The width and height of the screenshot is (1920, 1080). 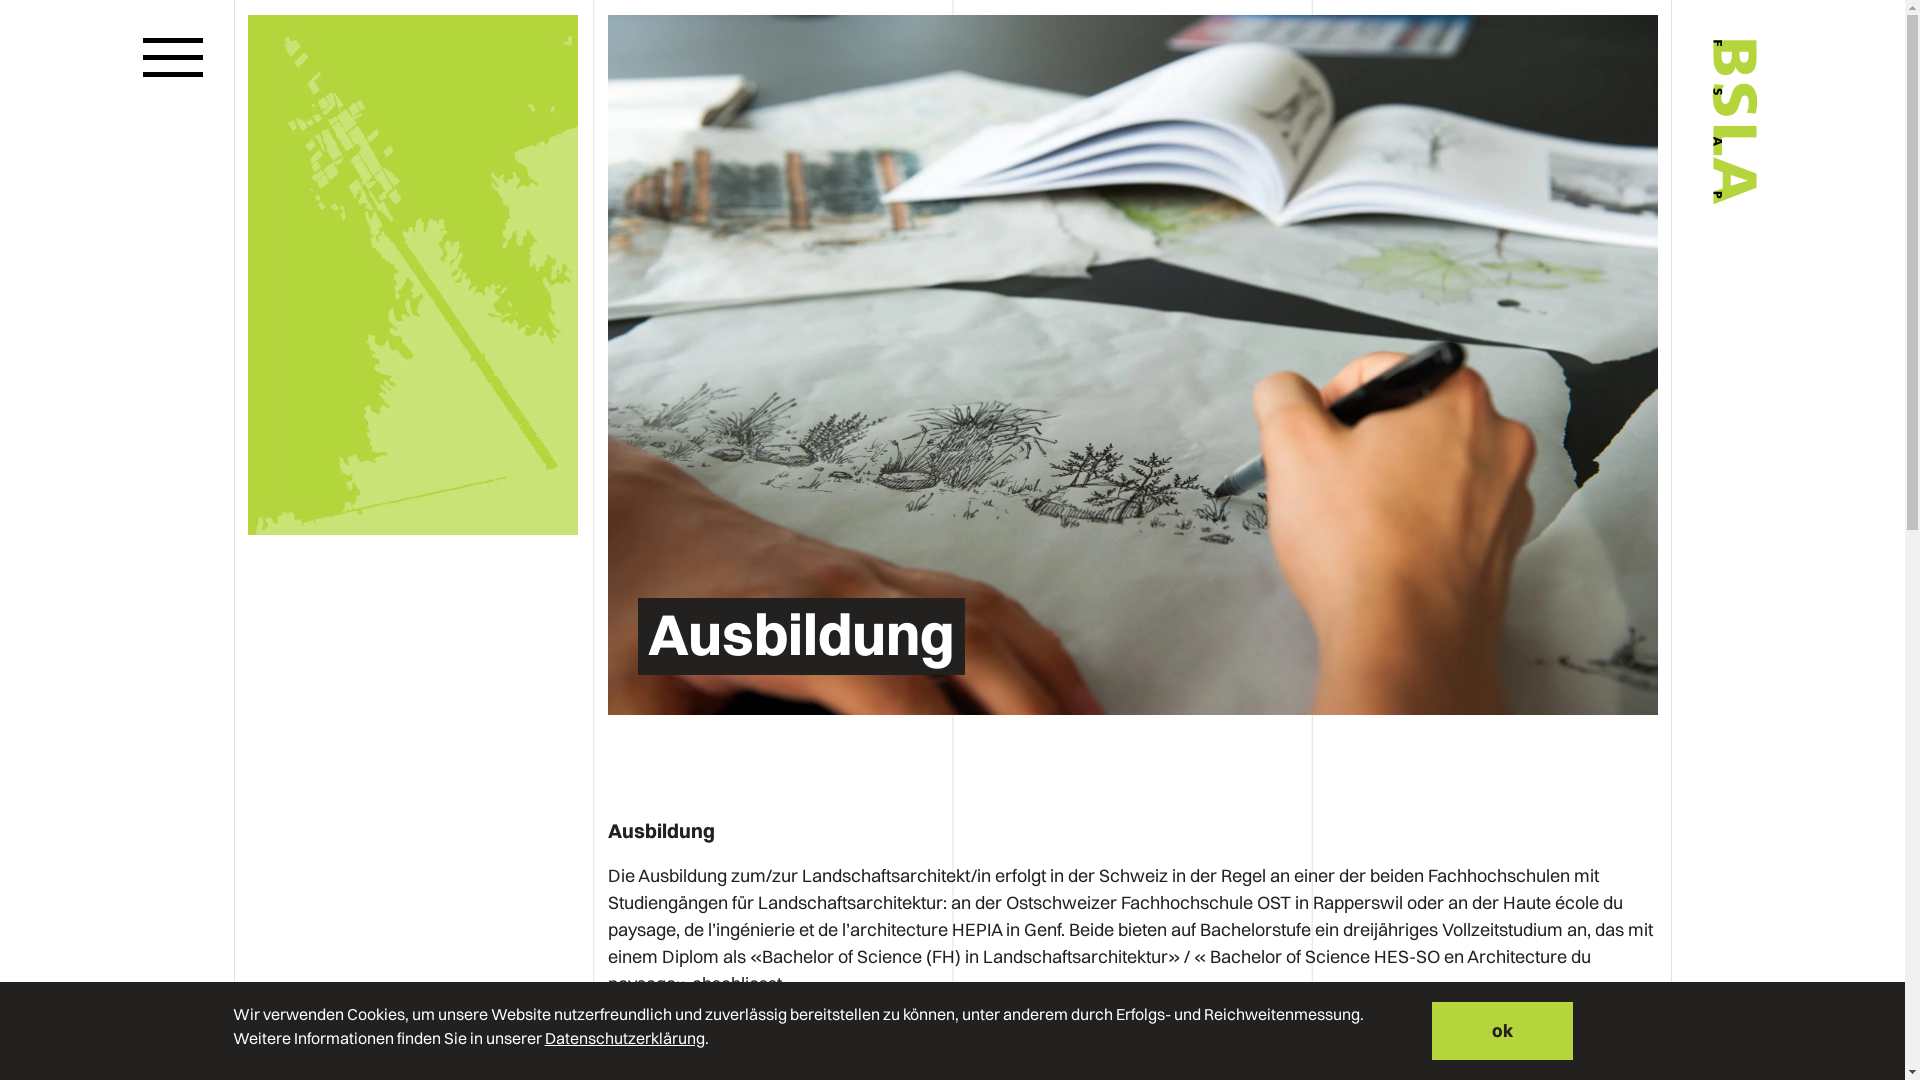 What do you see at coordinates (1502, 1030) in the screenshot?
I see `'ok'` at bounding box center [1502, 1030].